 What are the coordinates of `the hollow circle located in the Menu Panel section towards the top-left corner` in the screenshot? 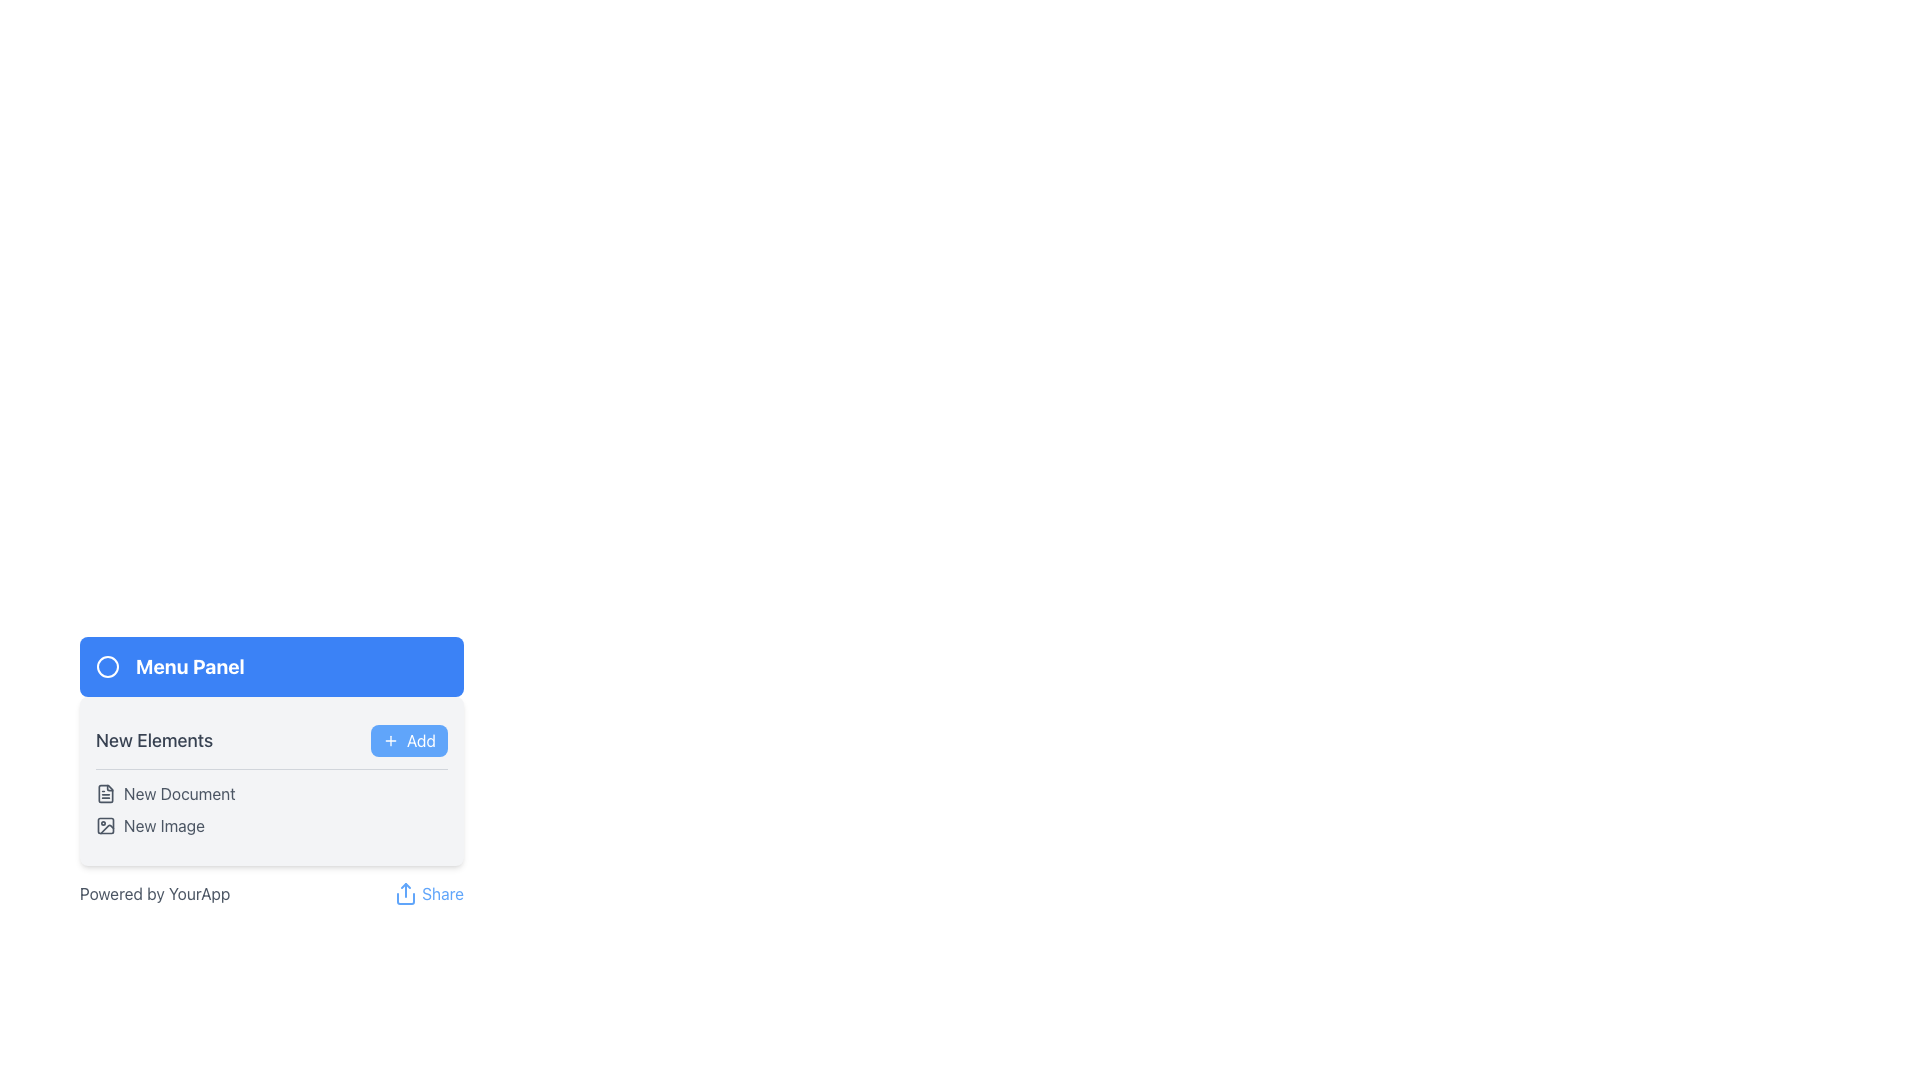 It's located at (107, 667).